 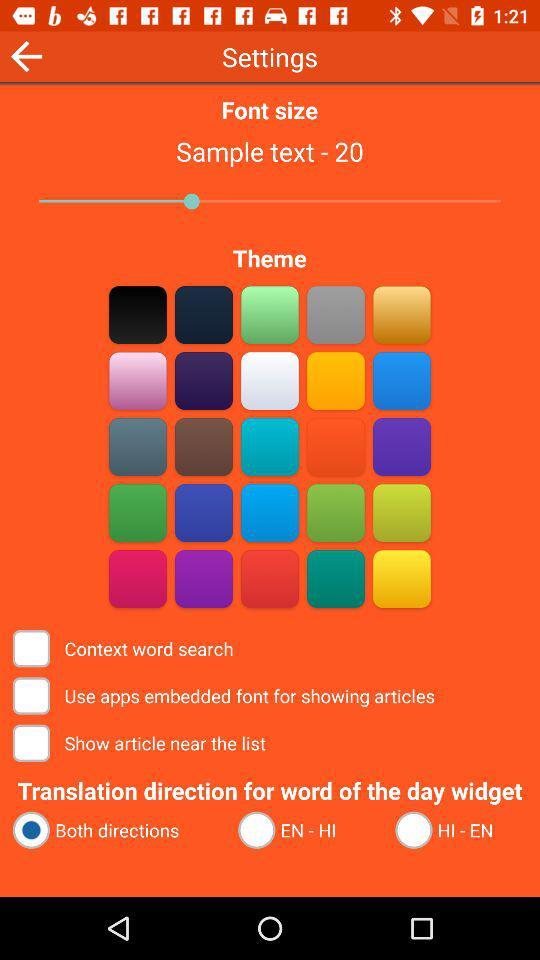 What do you see at coordinates (203, 446) in the screenshot?
I see `change theme color` at bounding box center [203, 446].